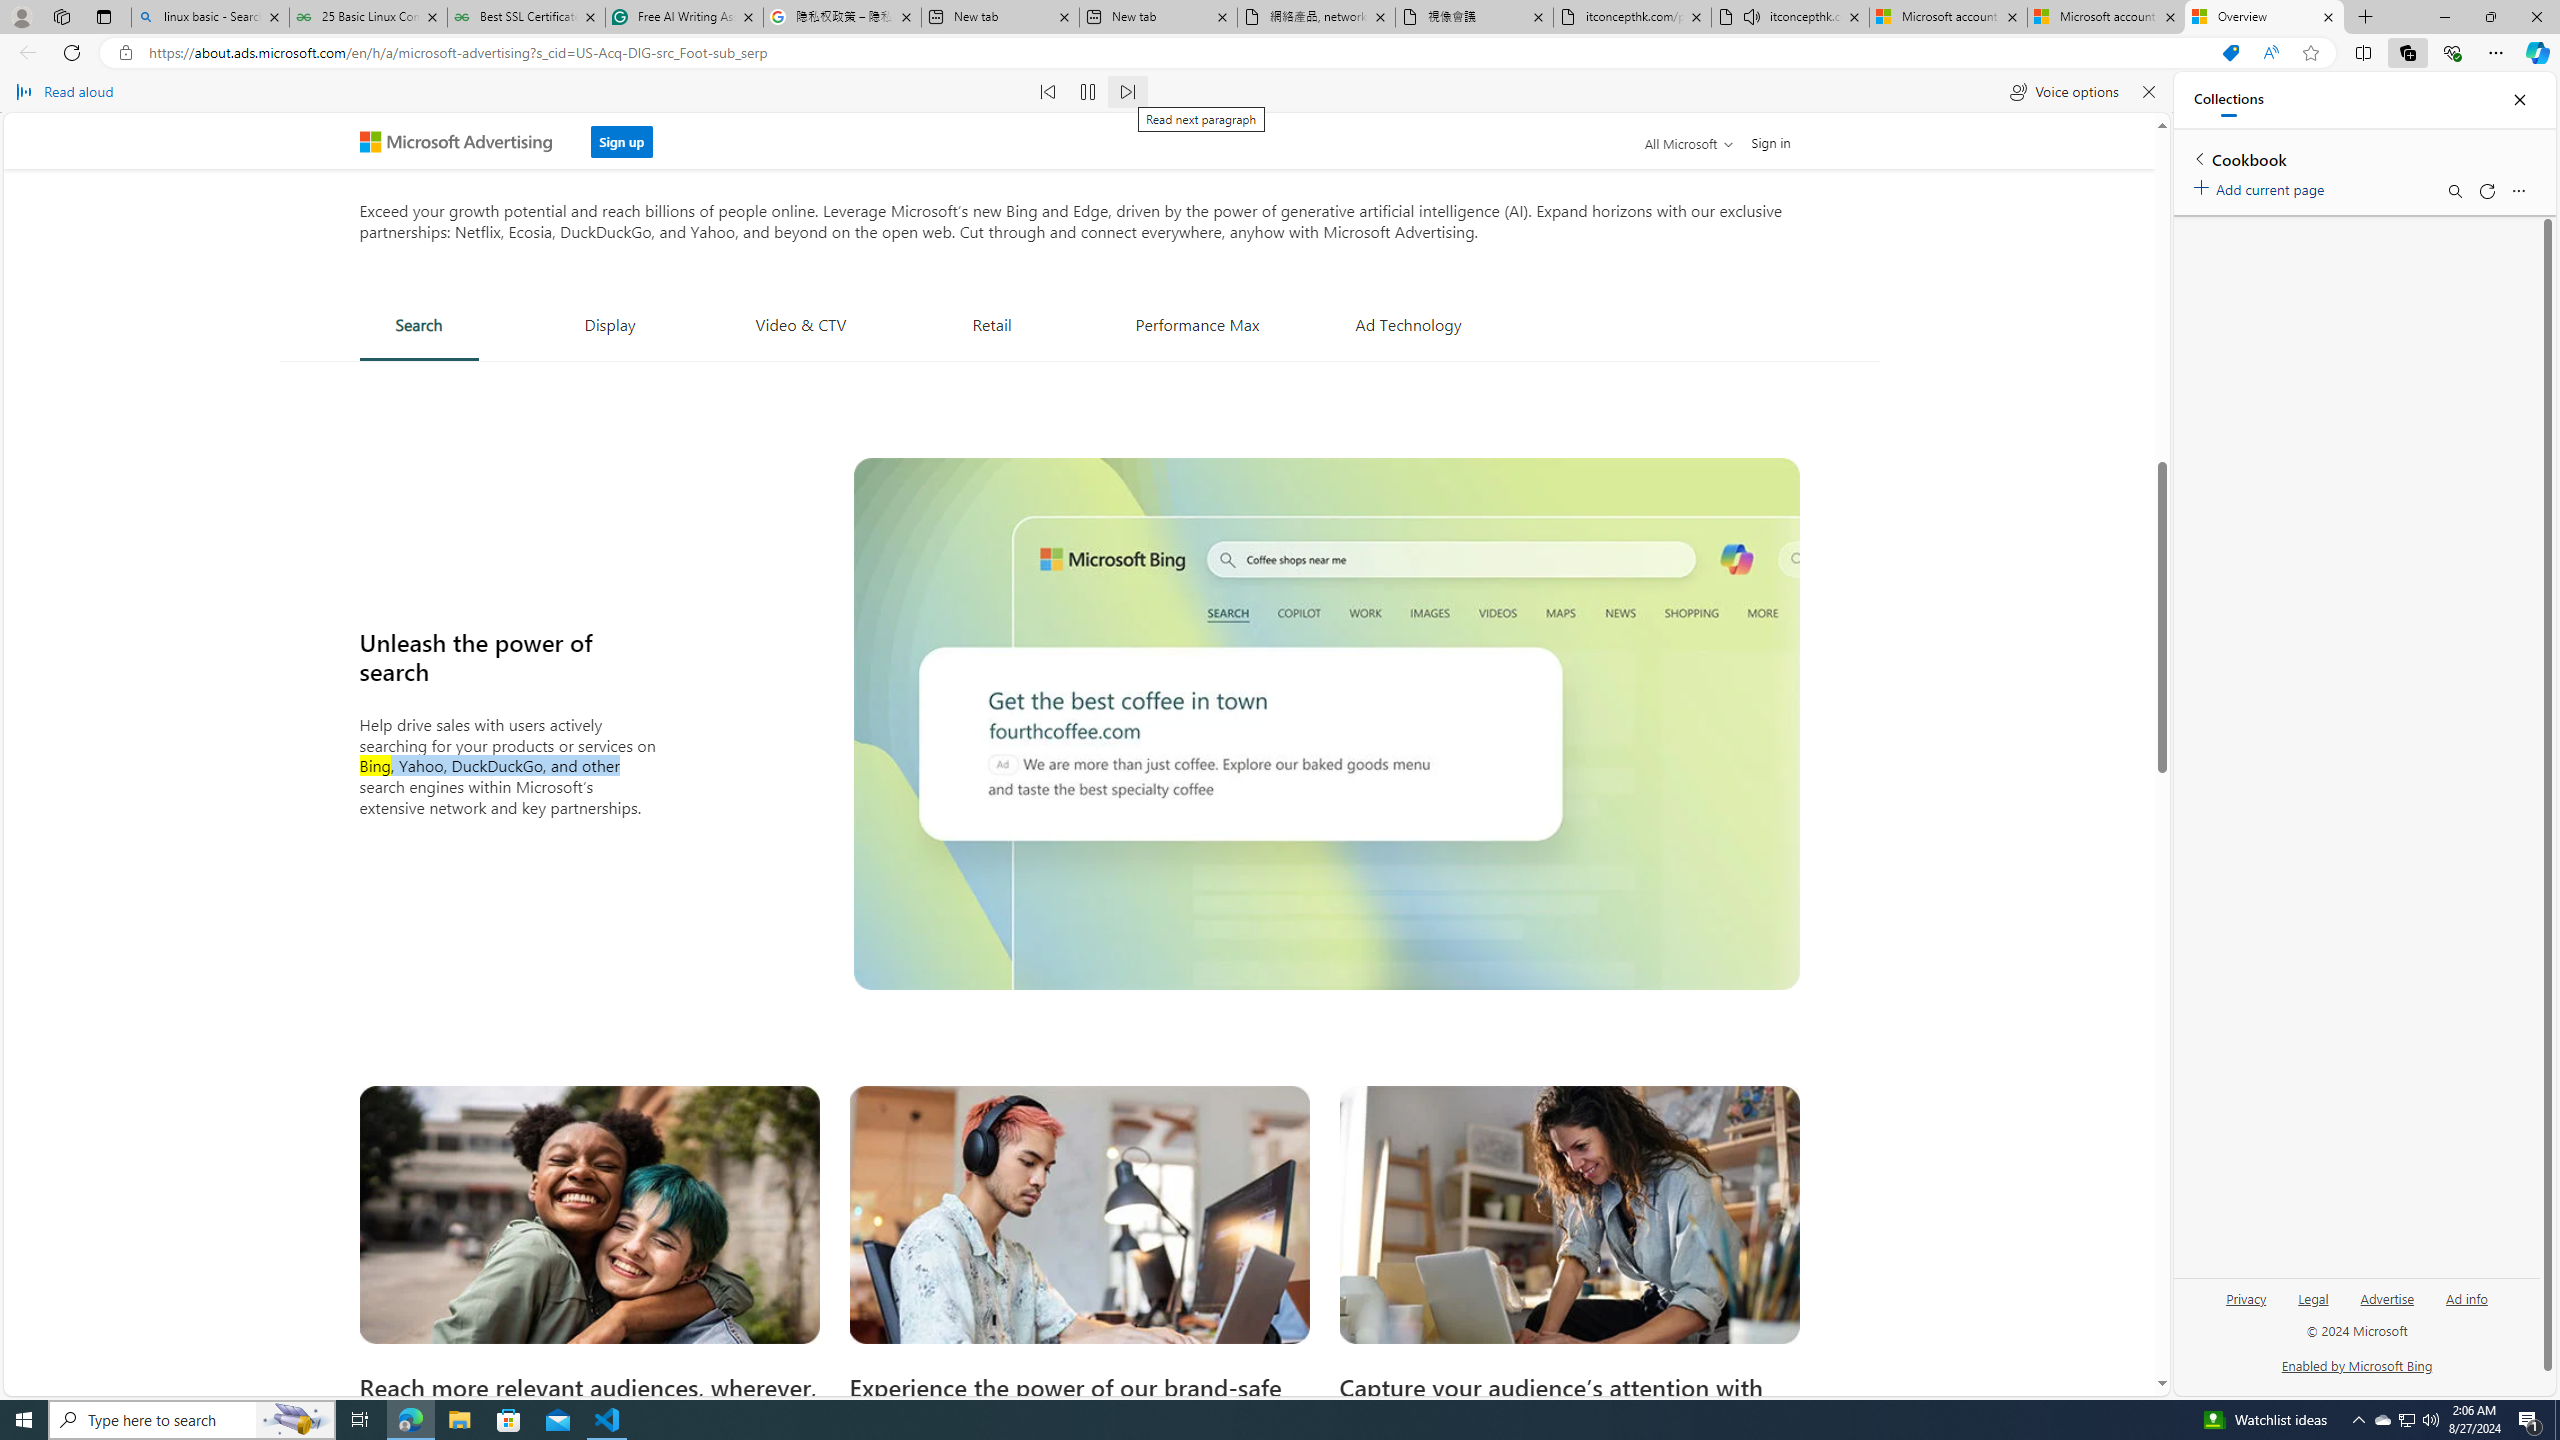 The width and height of the screenshot is (2560, 1440). I want to click on 'itconcepthk.com/projector_solutions.mp4 - Audio playing', so click(1789, 16).